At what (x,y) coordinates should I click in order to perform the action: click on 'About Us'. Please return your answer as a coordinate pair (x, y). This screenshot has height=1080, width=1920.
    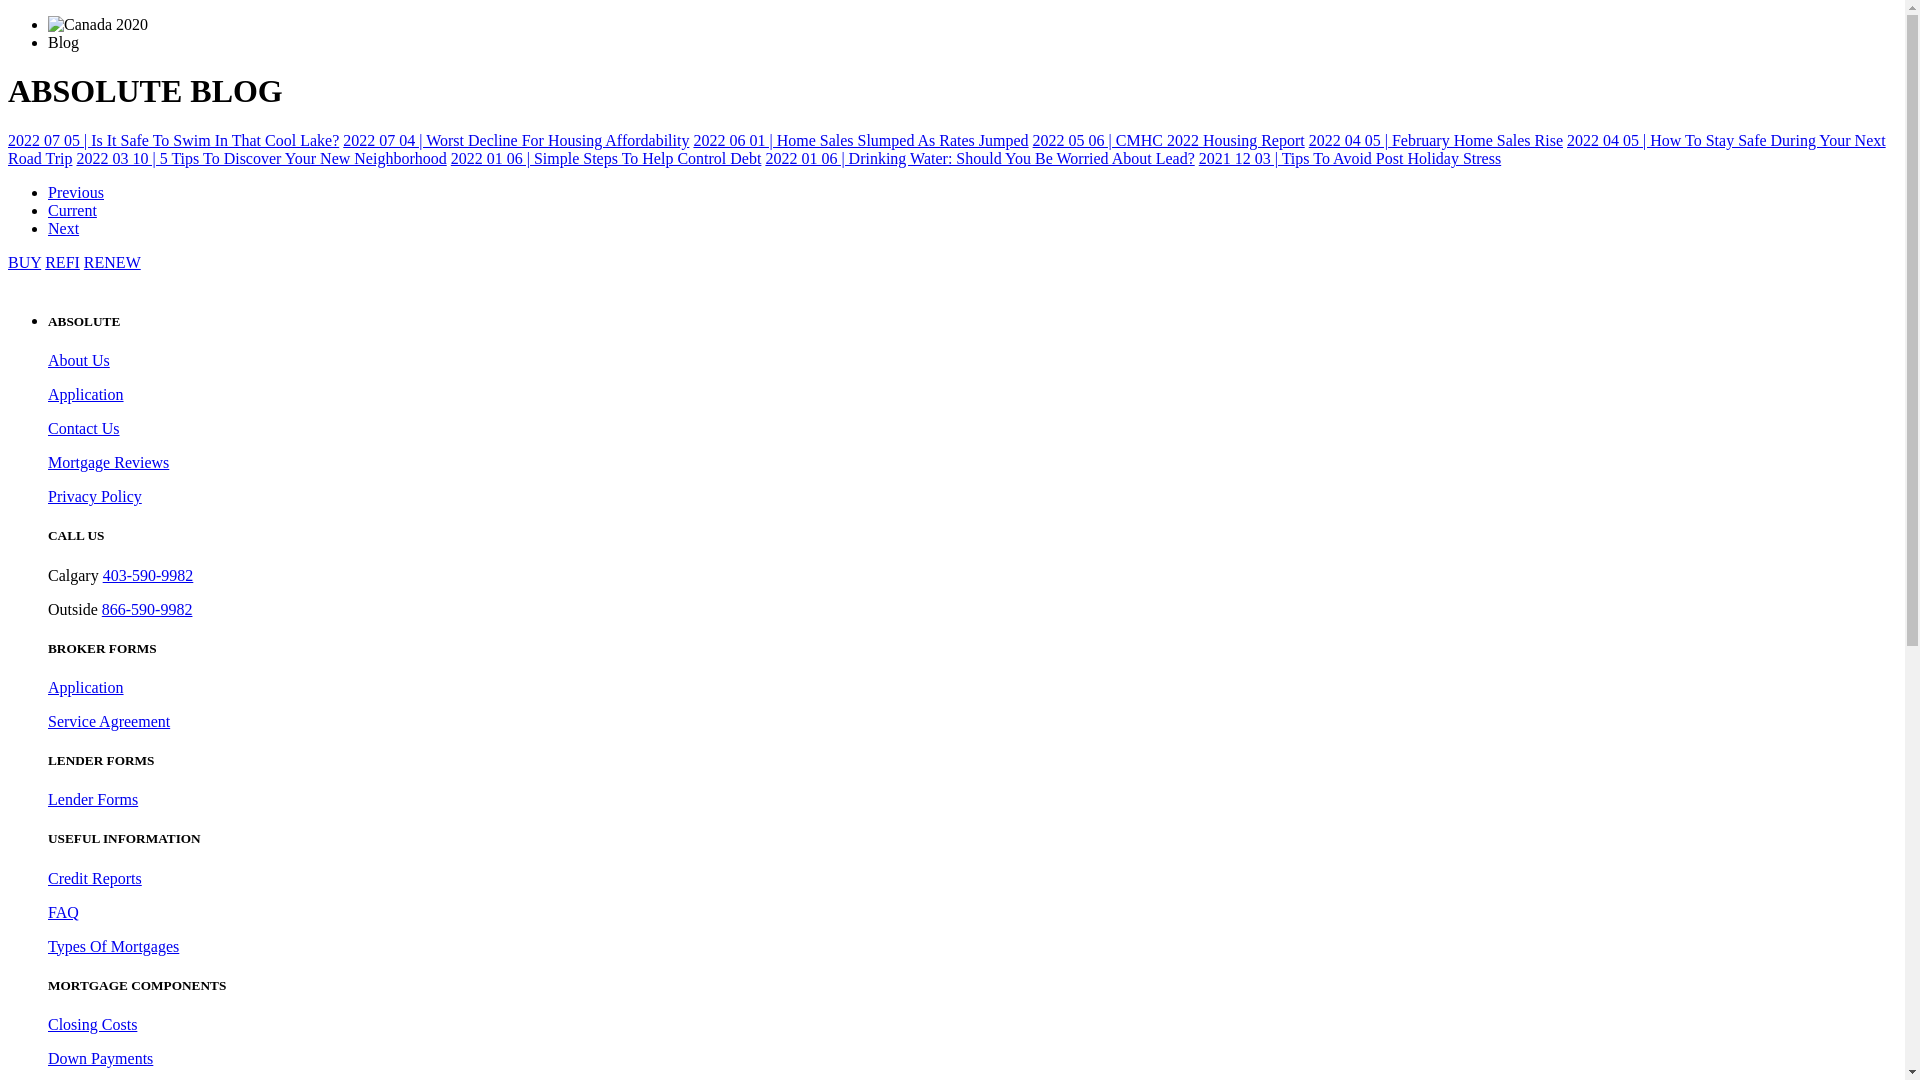
    Looking at the image, I should click on (78, 360).